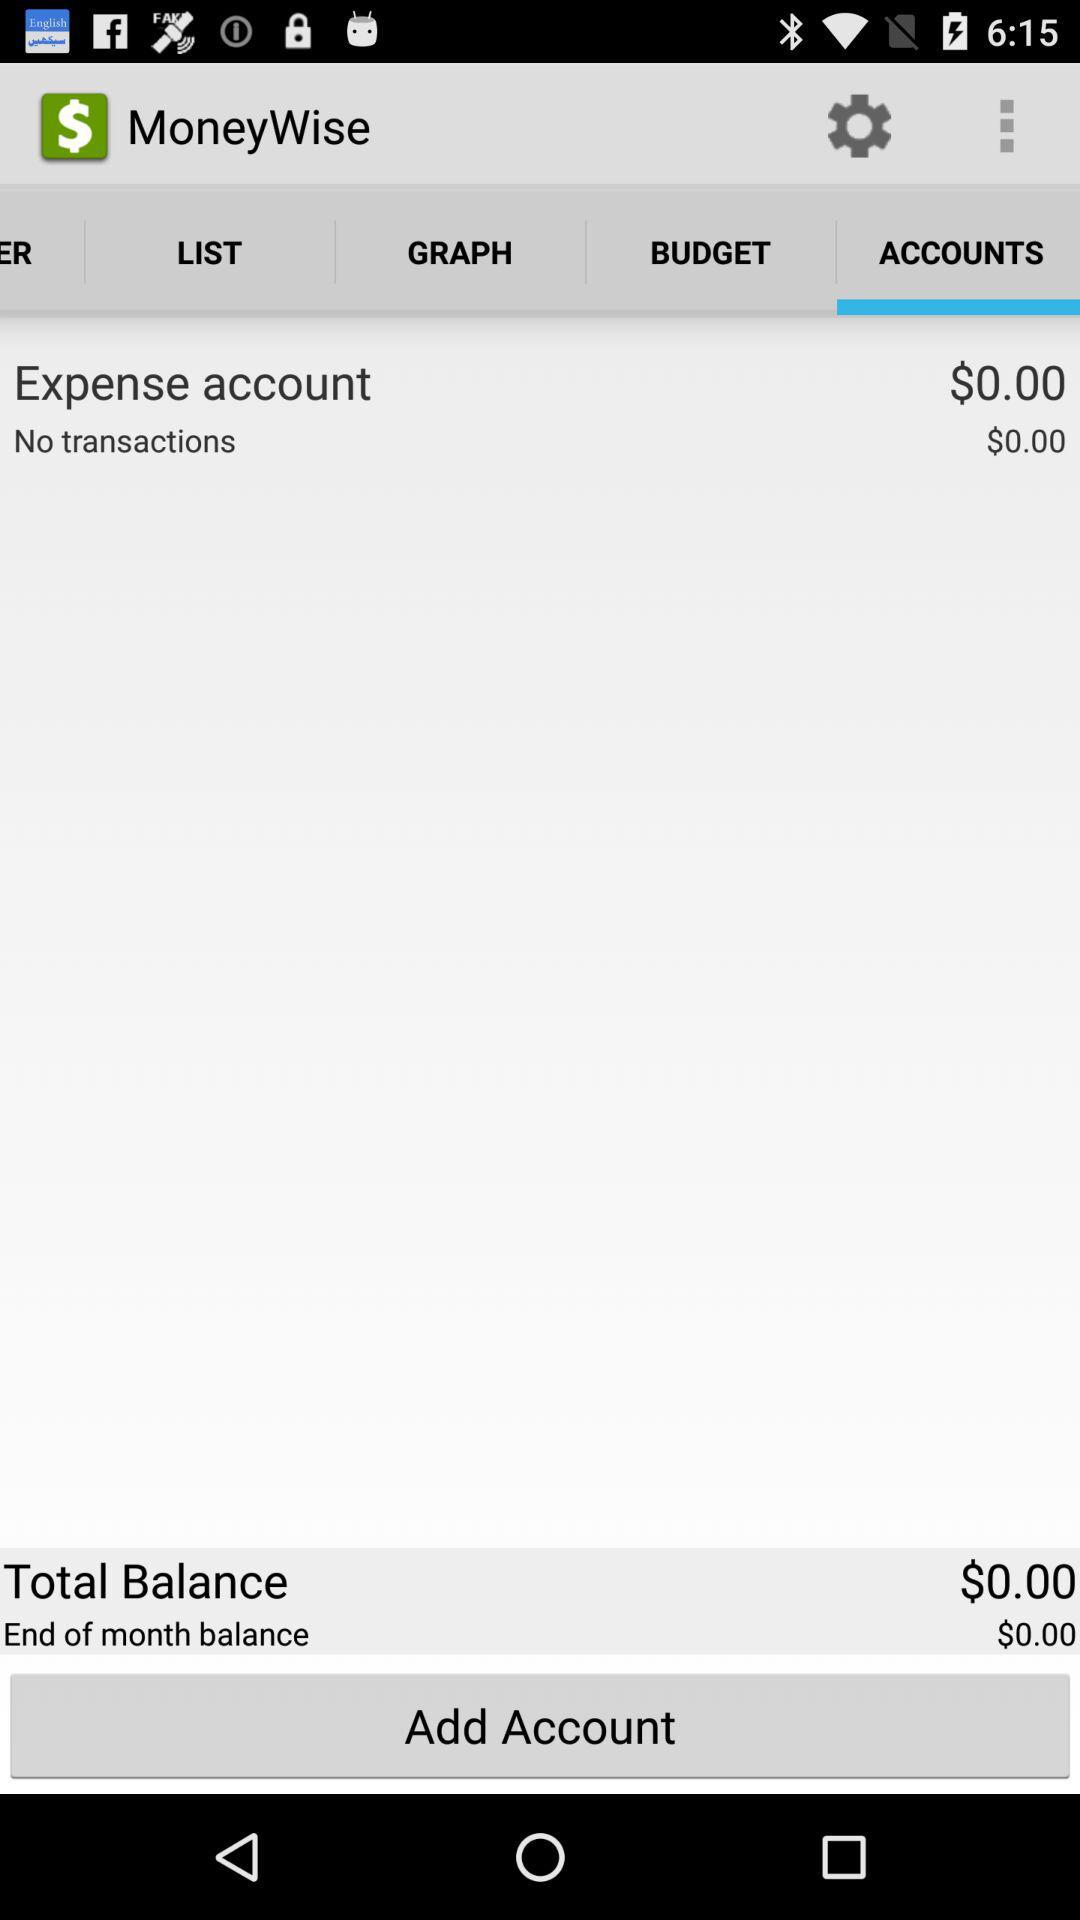 The width and height of the screenshot is (1080, 1920). What do you see at coordinates (124, 438) in the screenshot?
I see `no transactions` at bounding box center [124, 438].